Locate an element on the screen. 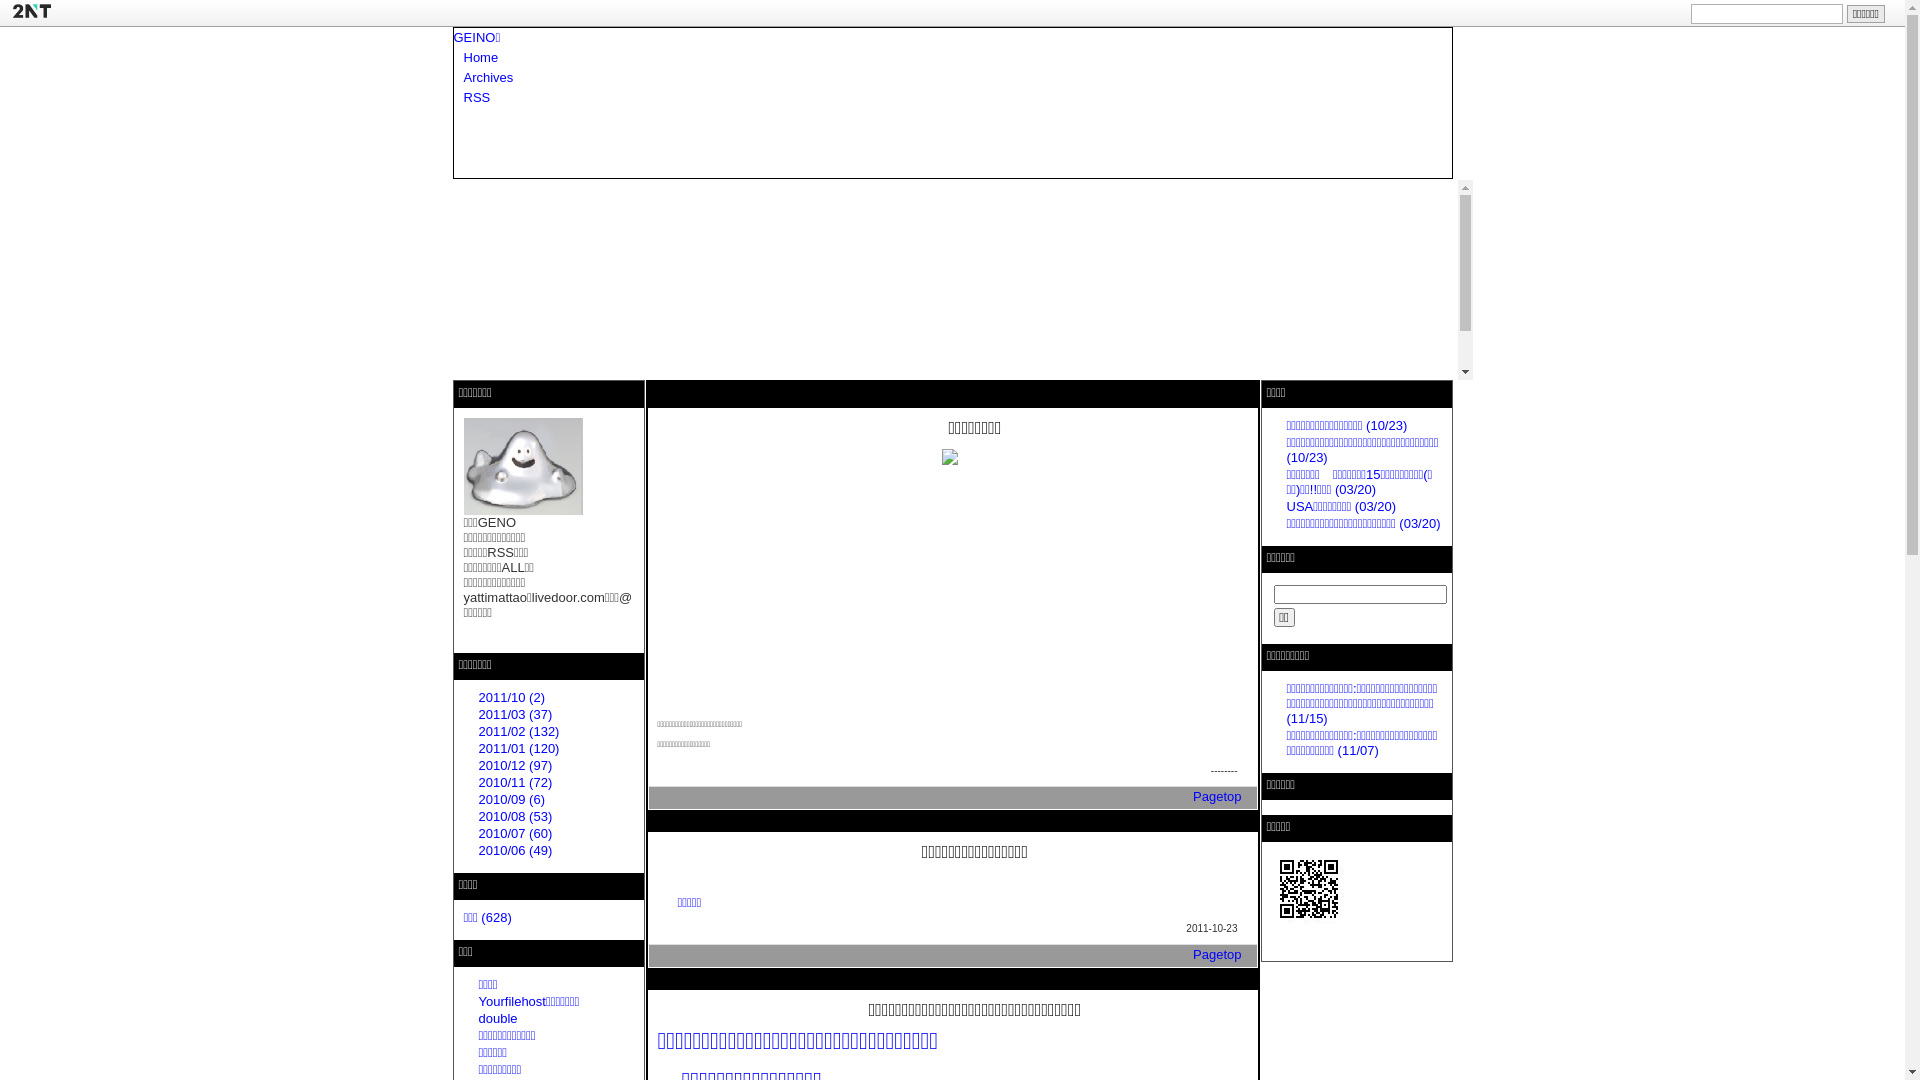 The height and width of the screenshot is (1080, 1920). 'Pagetop' is located at coordinates (1193, 795).